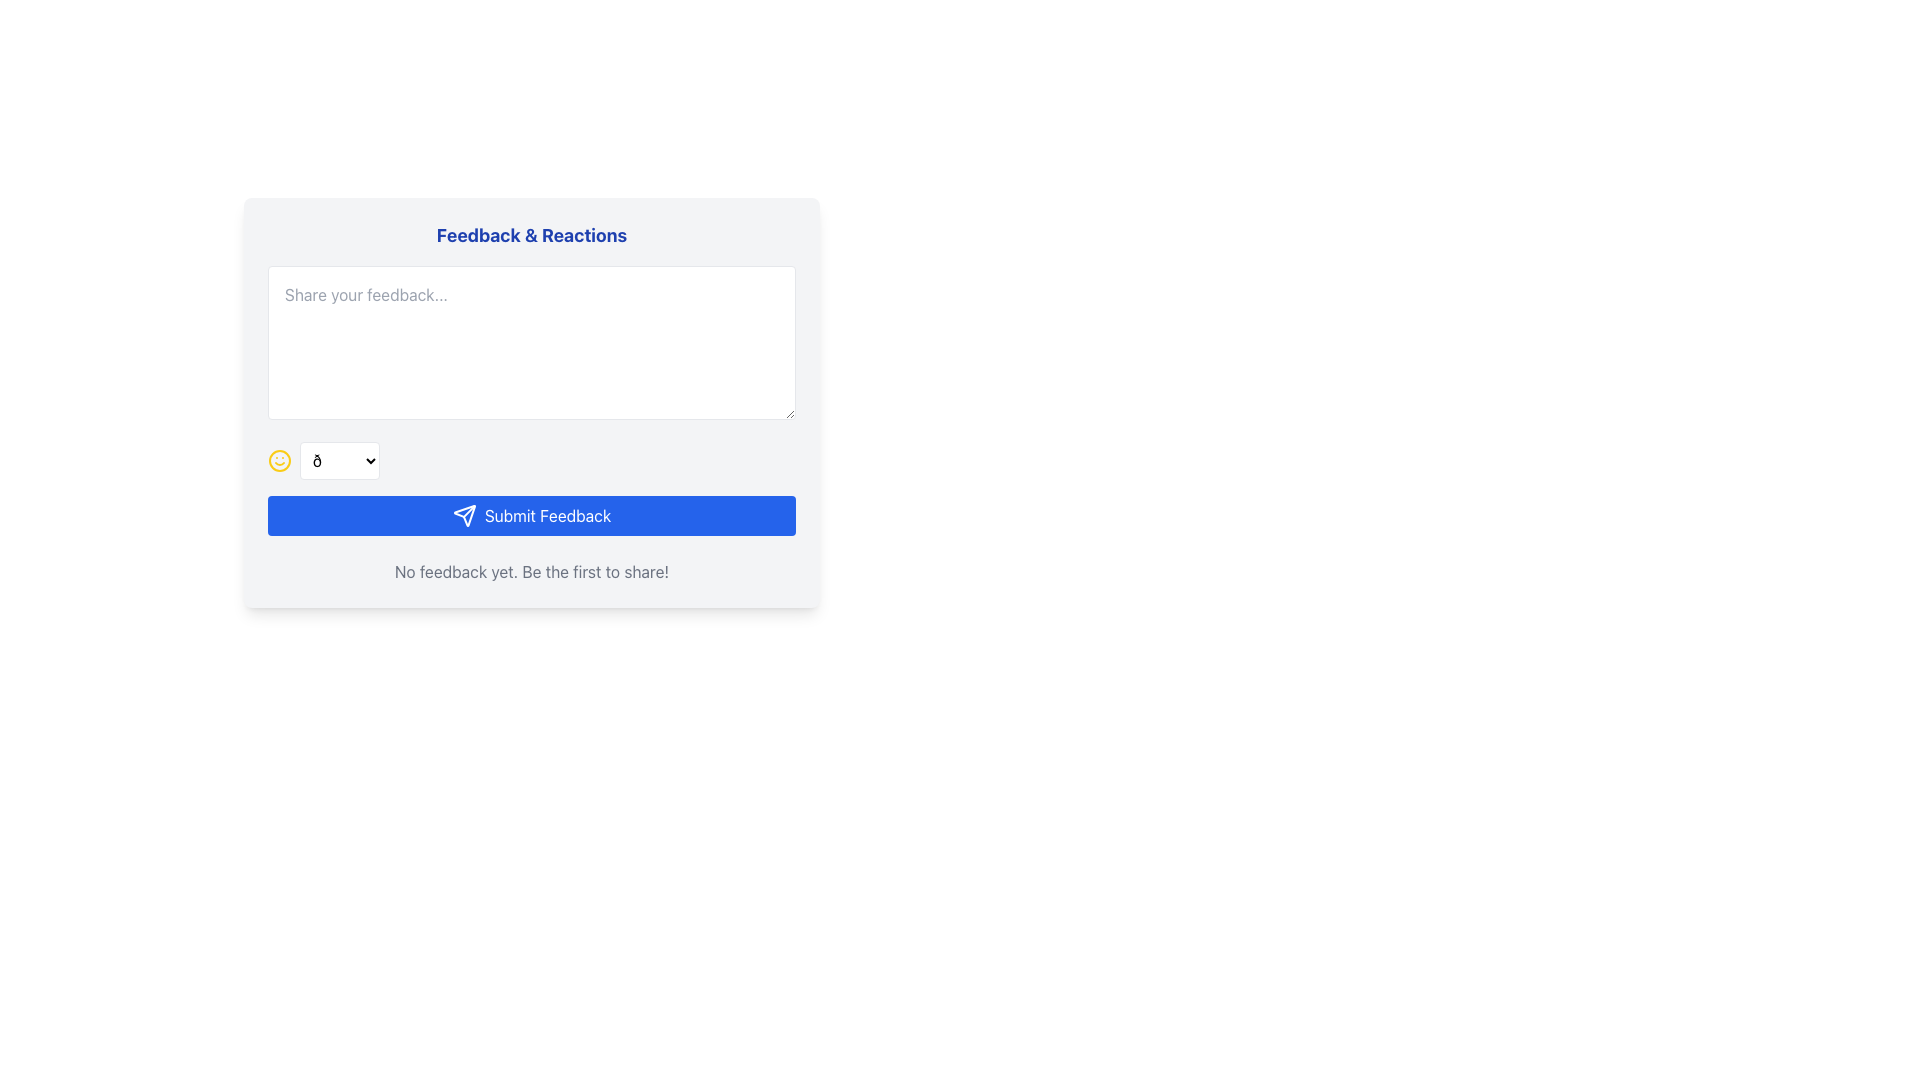 The image size is (1920, 1080). Describe the element at coordinates (532, 515) in the screenshot. I see `the blue 'Submit Feedback' button with white text, which features rounded corners and an icon of a paper plane` at that location.